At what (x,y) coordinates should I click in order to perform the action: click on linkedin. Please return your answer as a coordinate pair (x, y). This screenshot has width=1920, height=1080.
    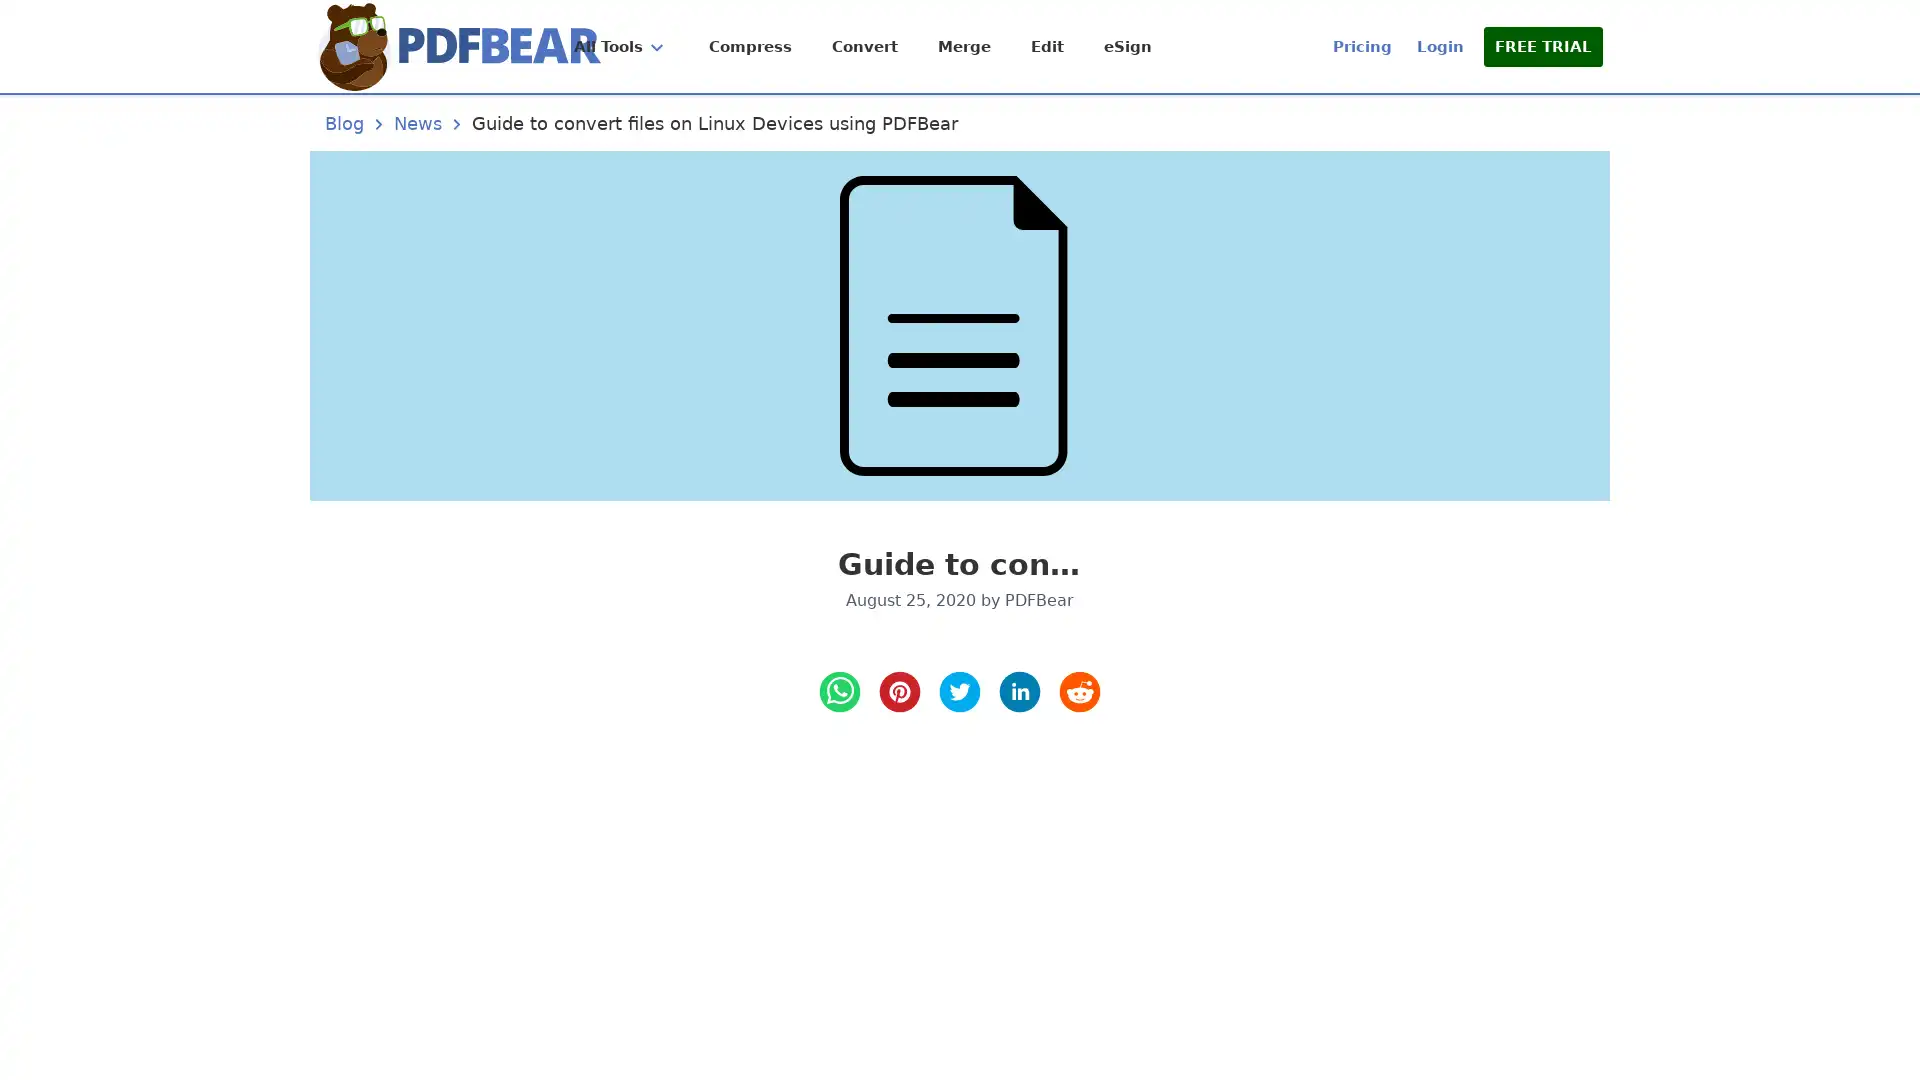
    Looking at the image, I should click on (1019, 690).